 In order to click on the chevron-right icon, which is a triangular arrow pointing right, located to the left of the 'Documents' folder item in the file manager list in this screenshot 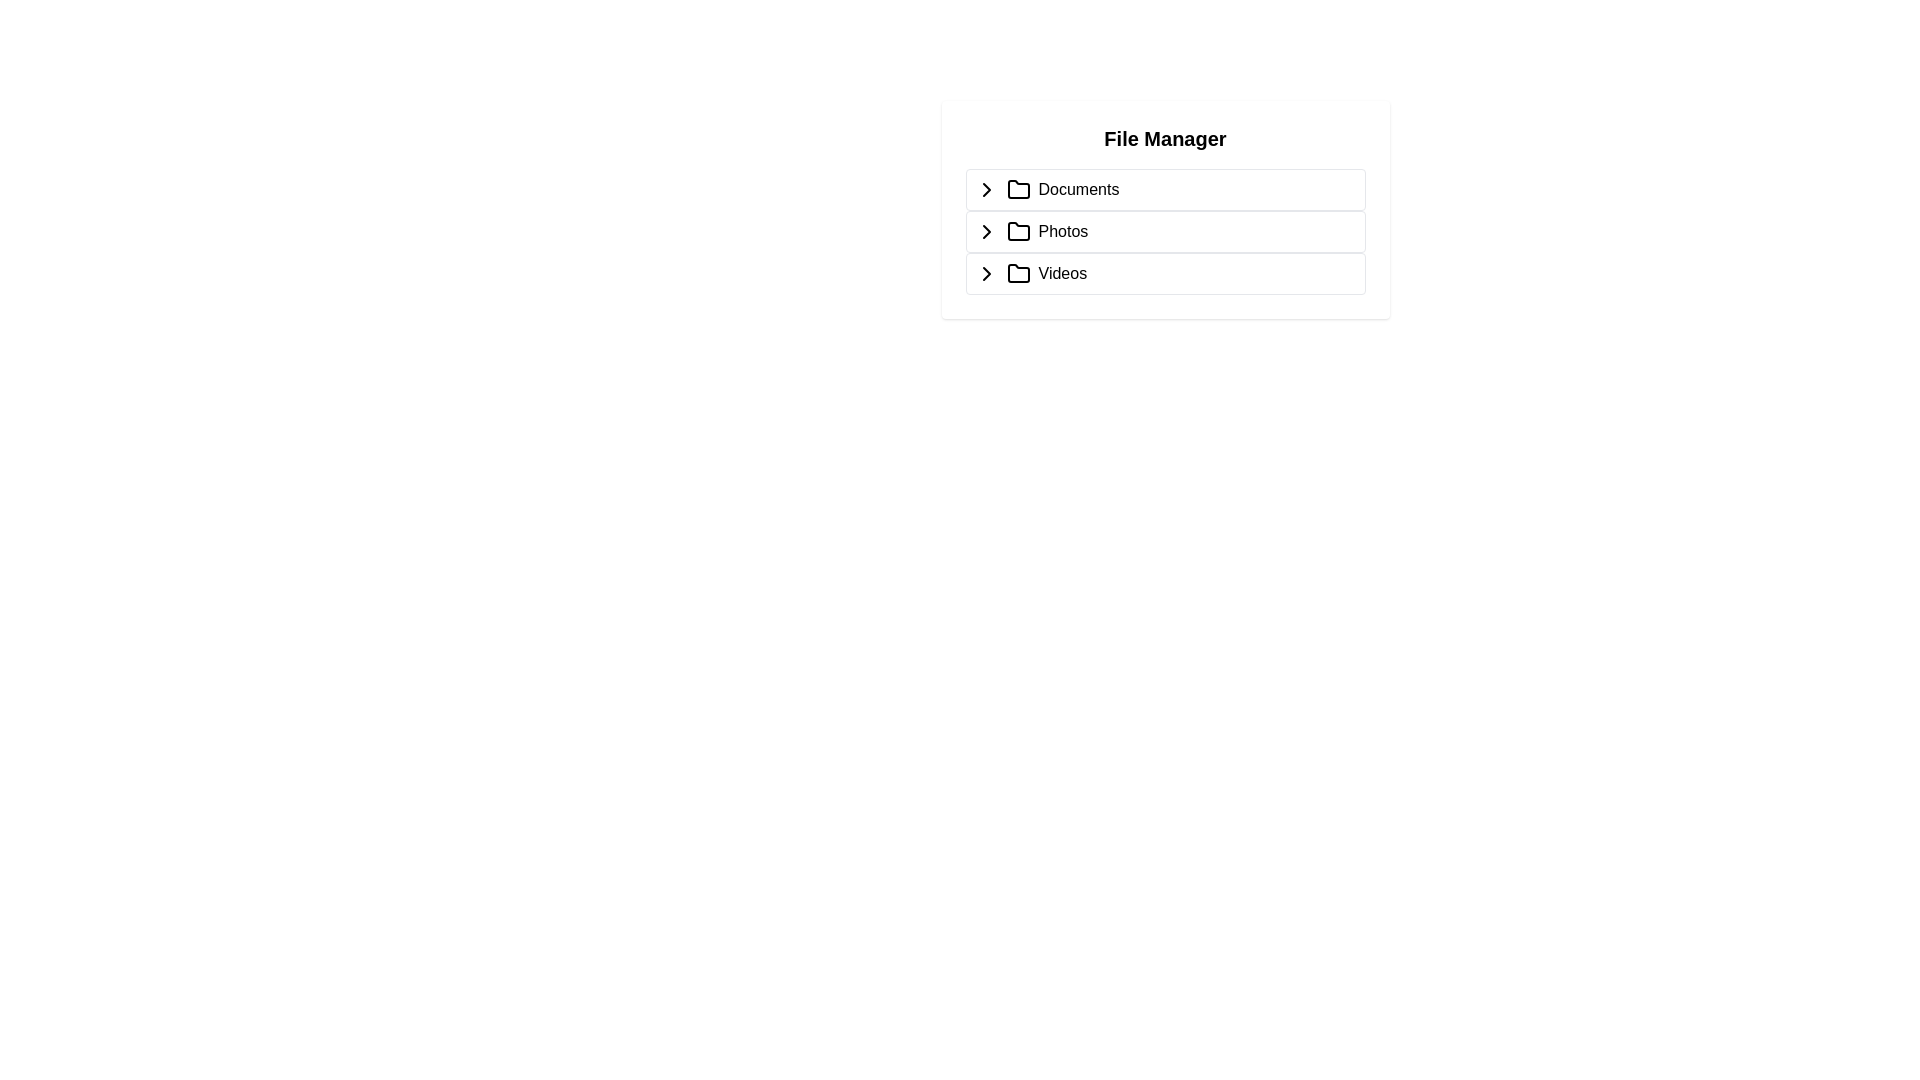, I will do `click(986, 189)`.